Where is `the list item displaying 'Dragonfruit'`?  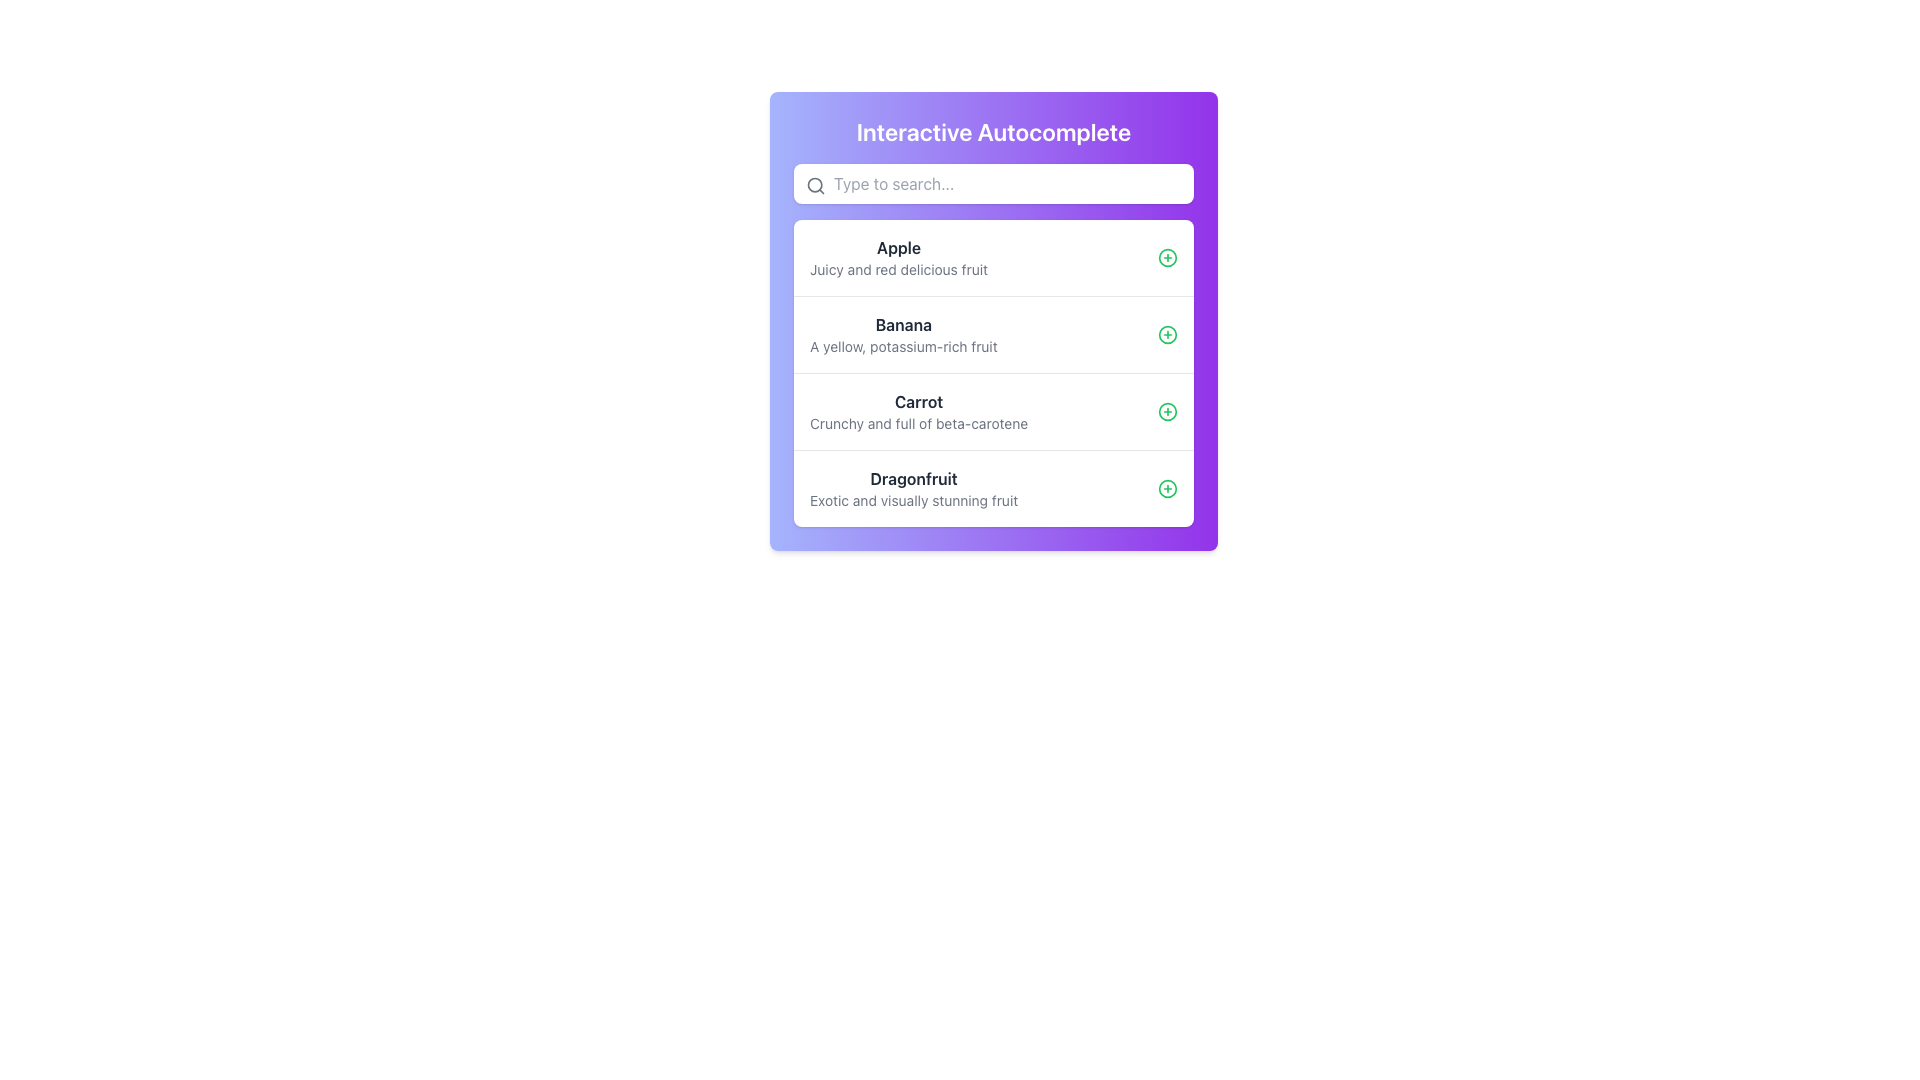
the list item displaying 'Dragonfruit' is located at coordinates (993, 488).